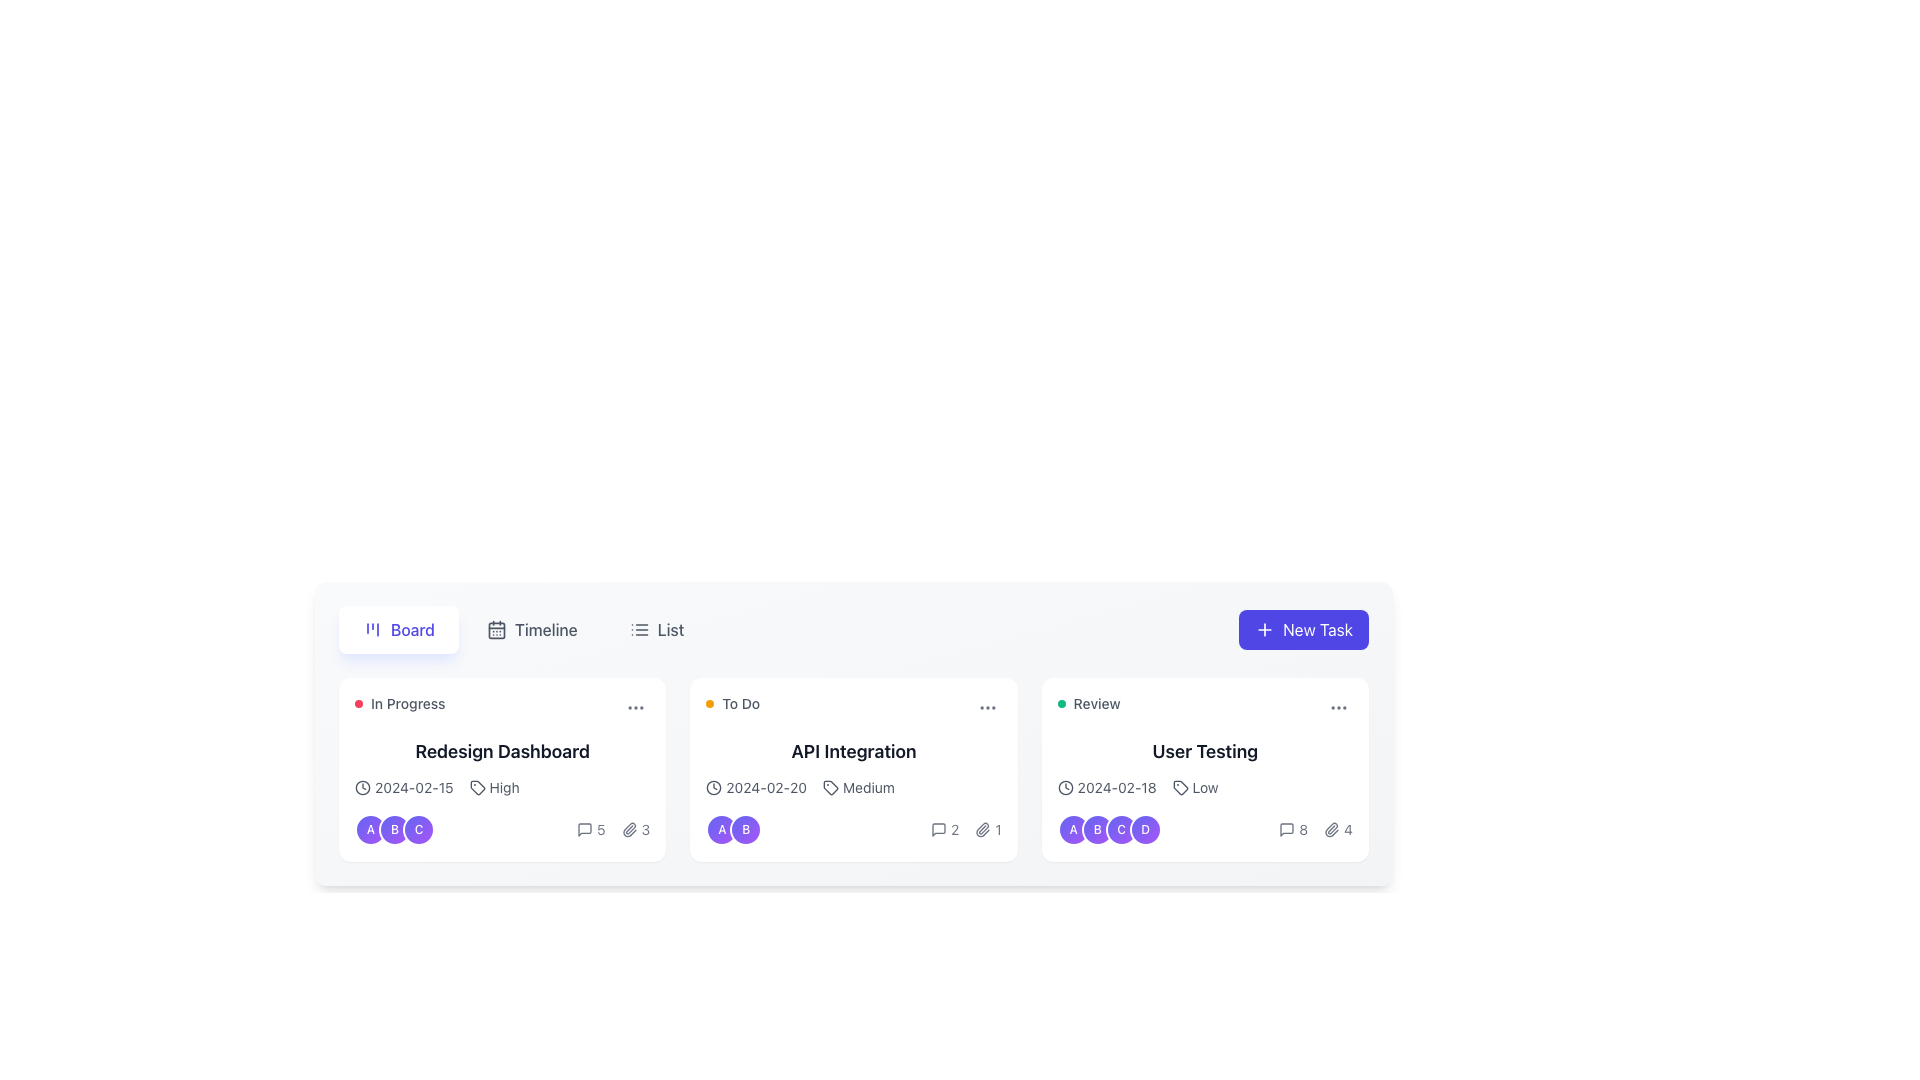 The height and width of the screenshot is (1080, 1920). What do you see at coordinates (1180, 786) in the screenshot?
I see `the SVG price tag icon located to the left of the text 'Low' in the 'User Testing' card as a visual indicator` at bounding box center [1180, 786].